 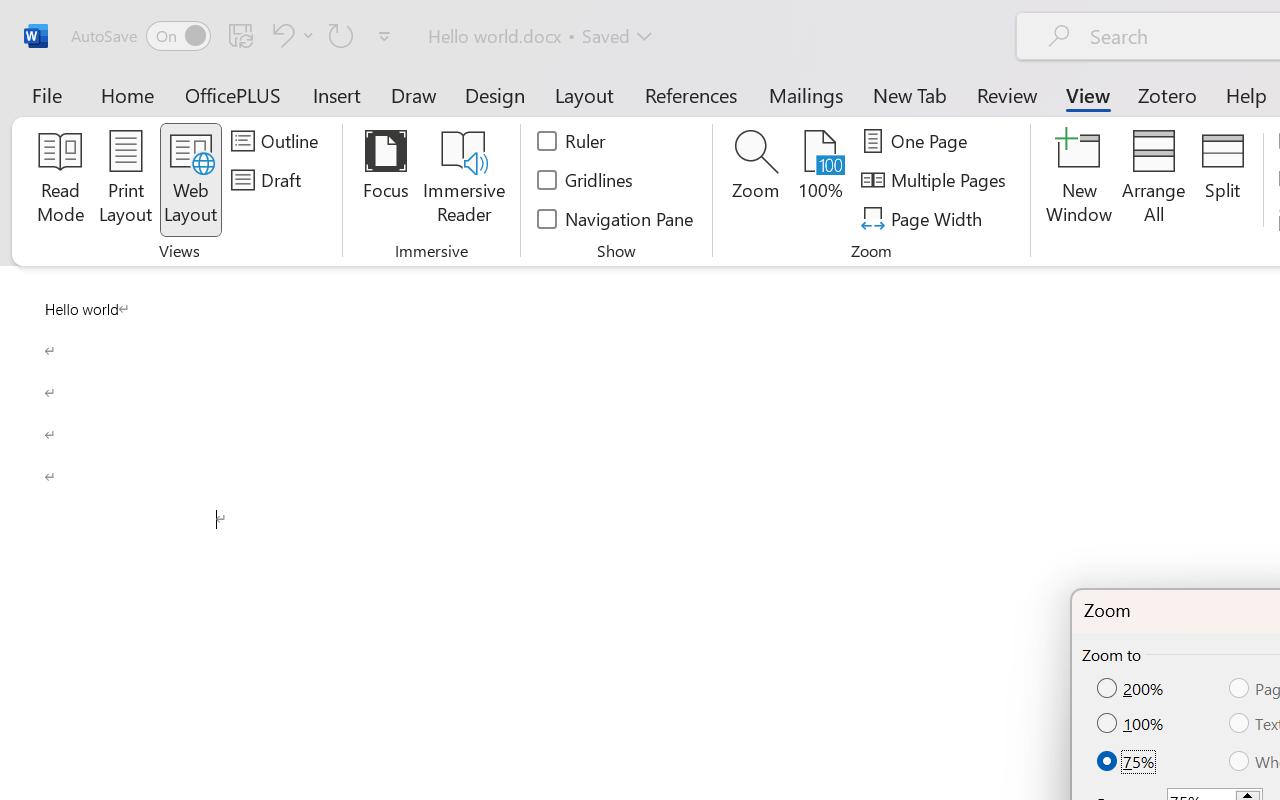 What do you see at coordinates (615, 218) in the screenshot?
I see `'Navigation Pane'` at bounding box center [615, 218].